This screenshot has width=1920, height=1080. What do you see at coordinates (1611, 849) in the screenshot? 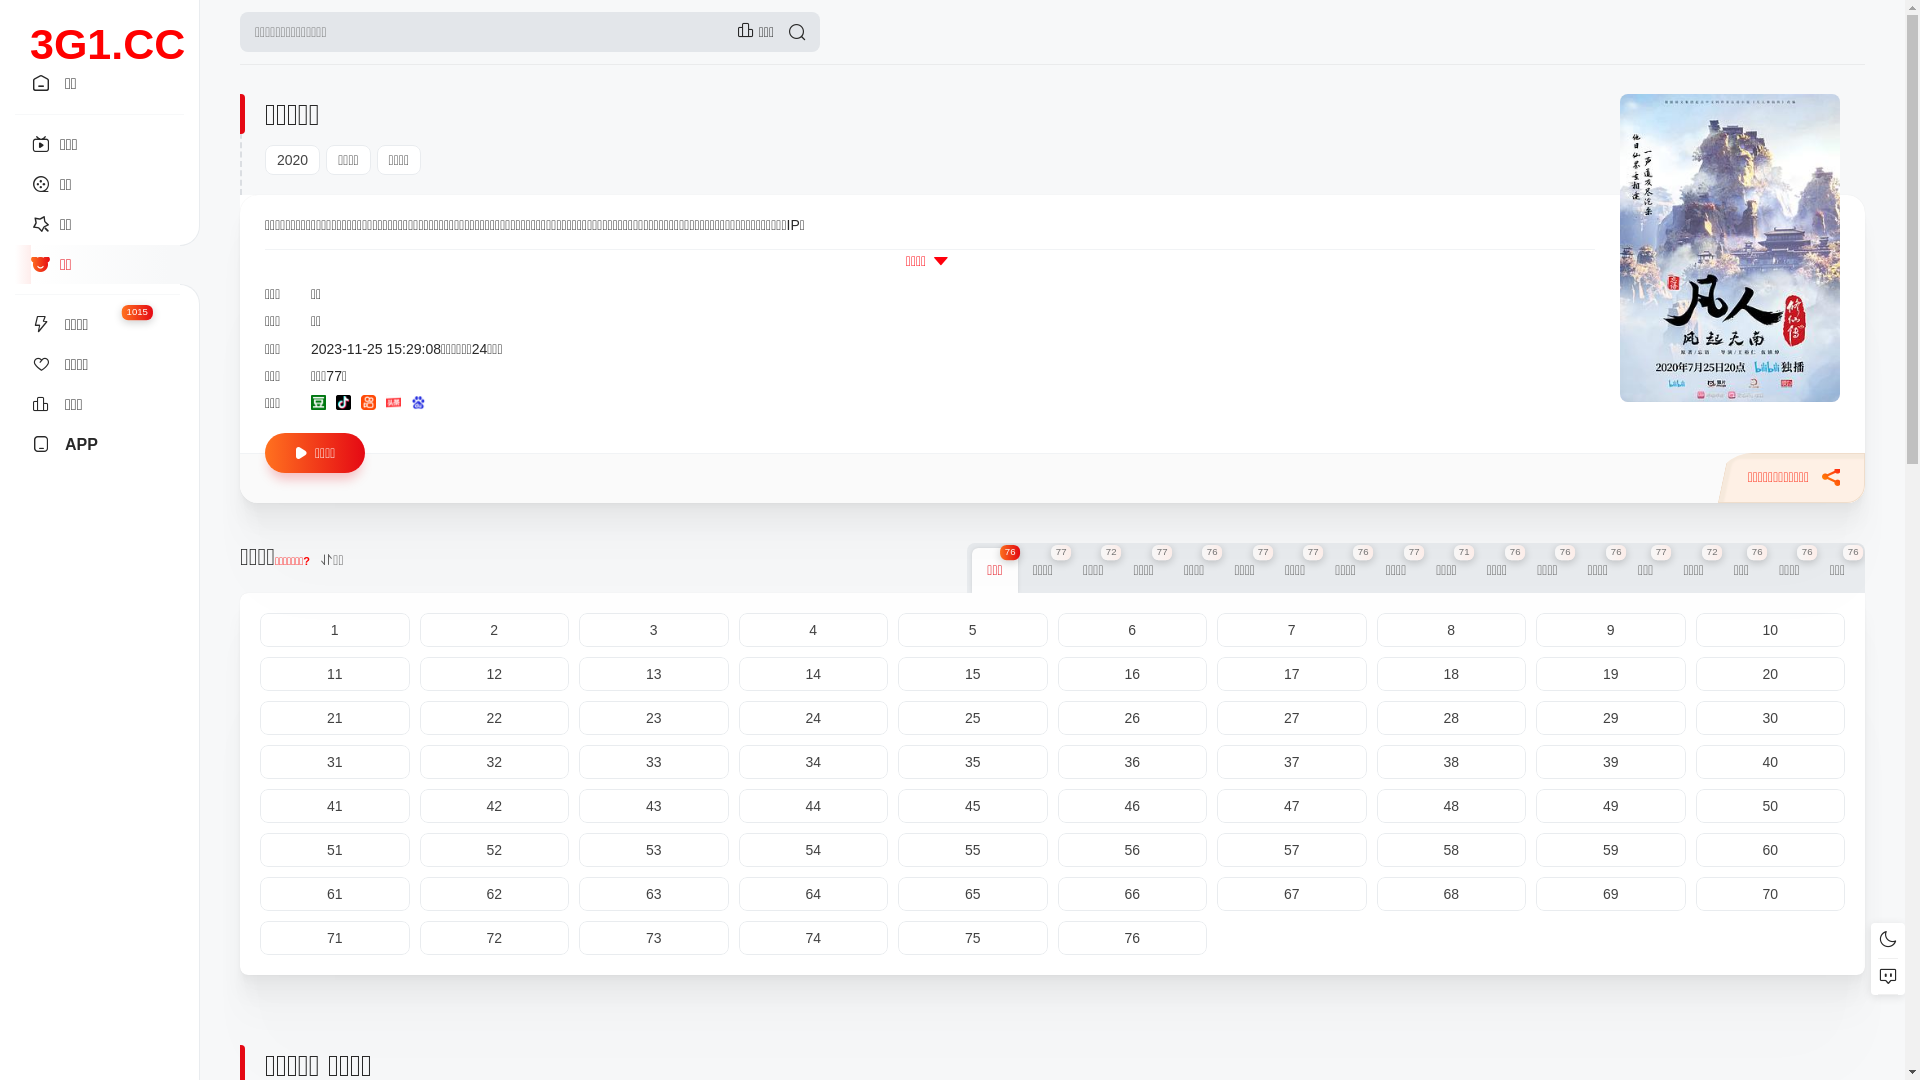
I see `'59'` at bounding box center [1611, 849].